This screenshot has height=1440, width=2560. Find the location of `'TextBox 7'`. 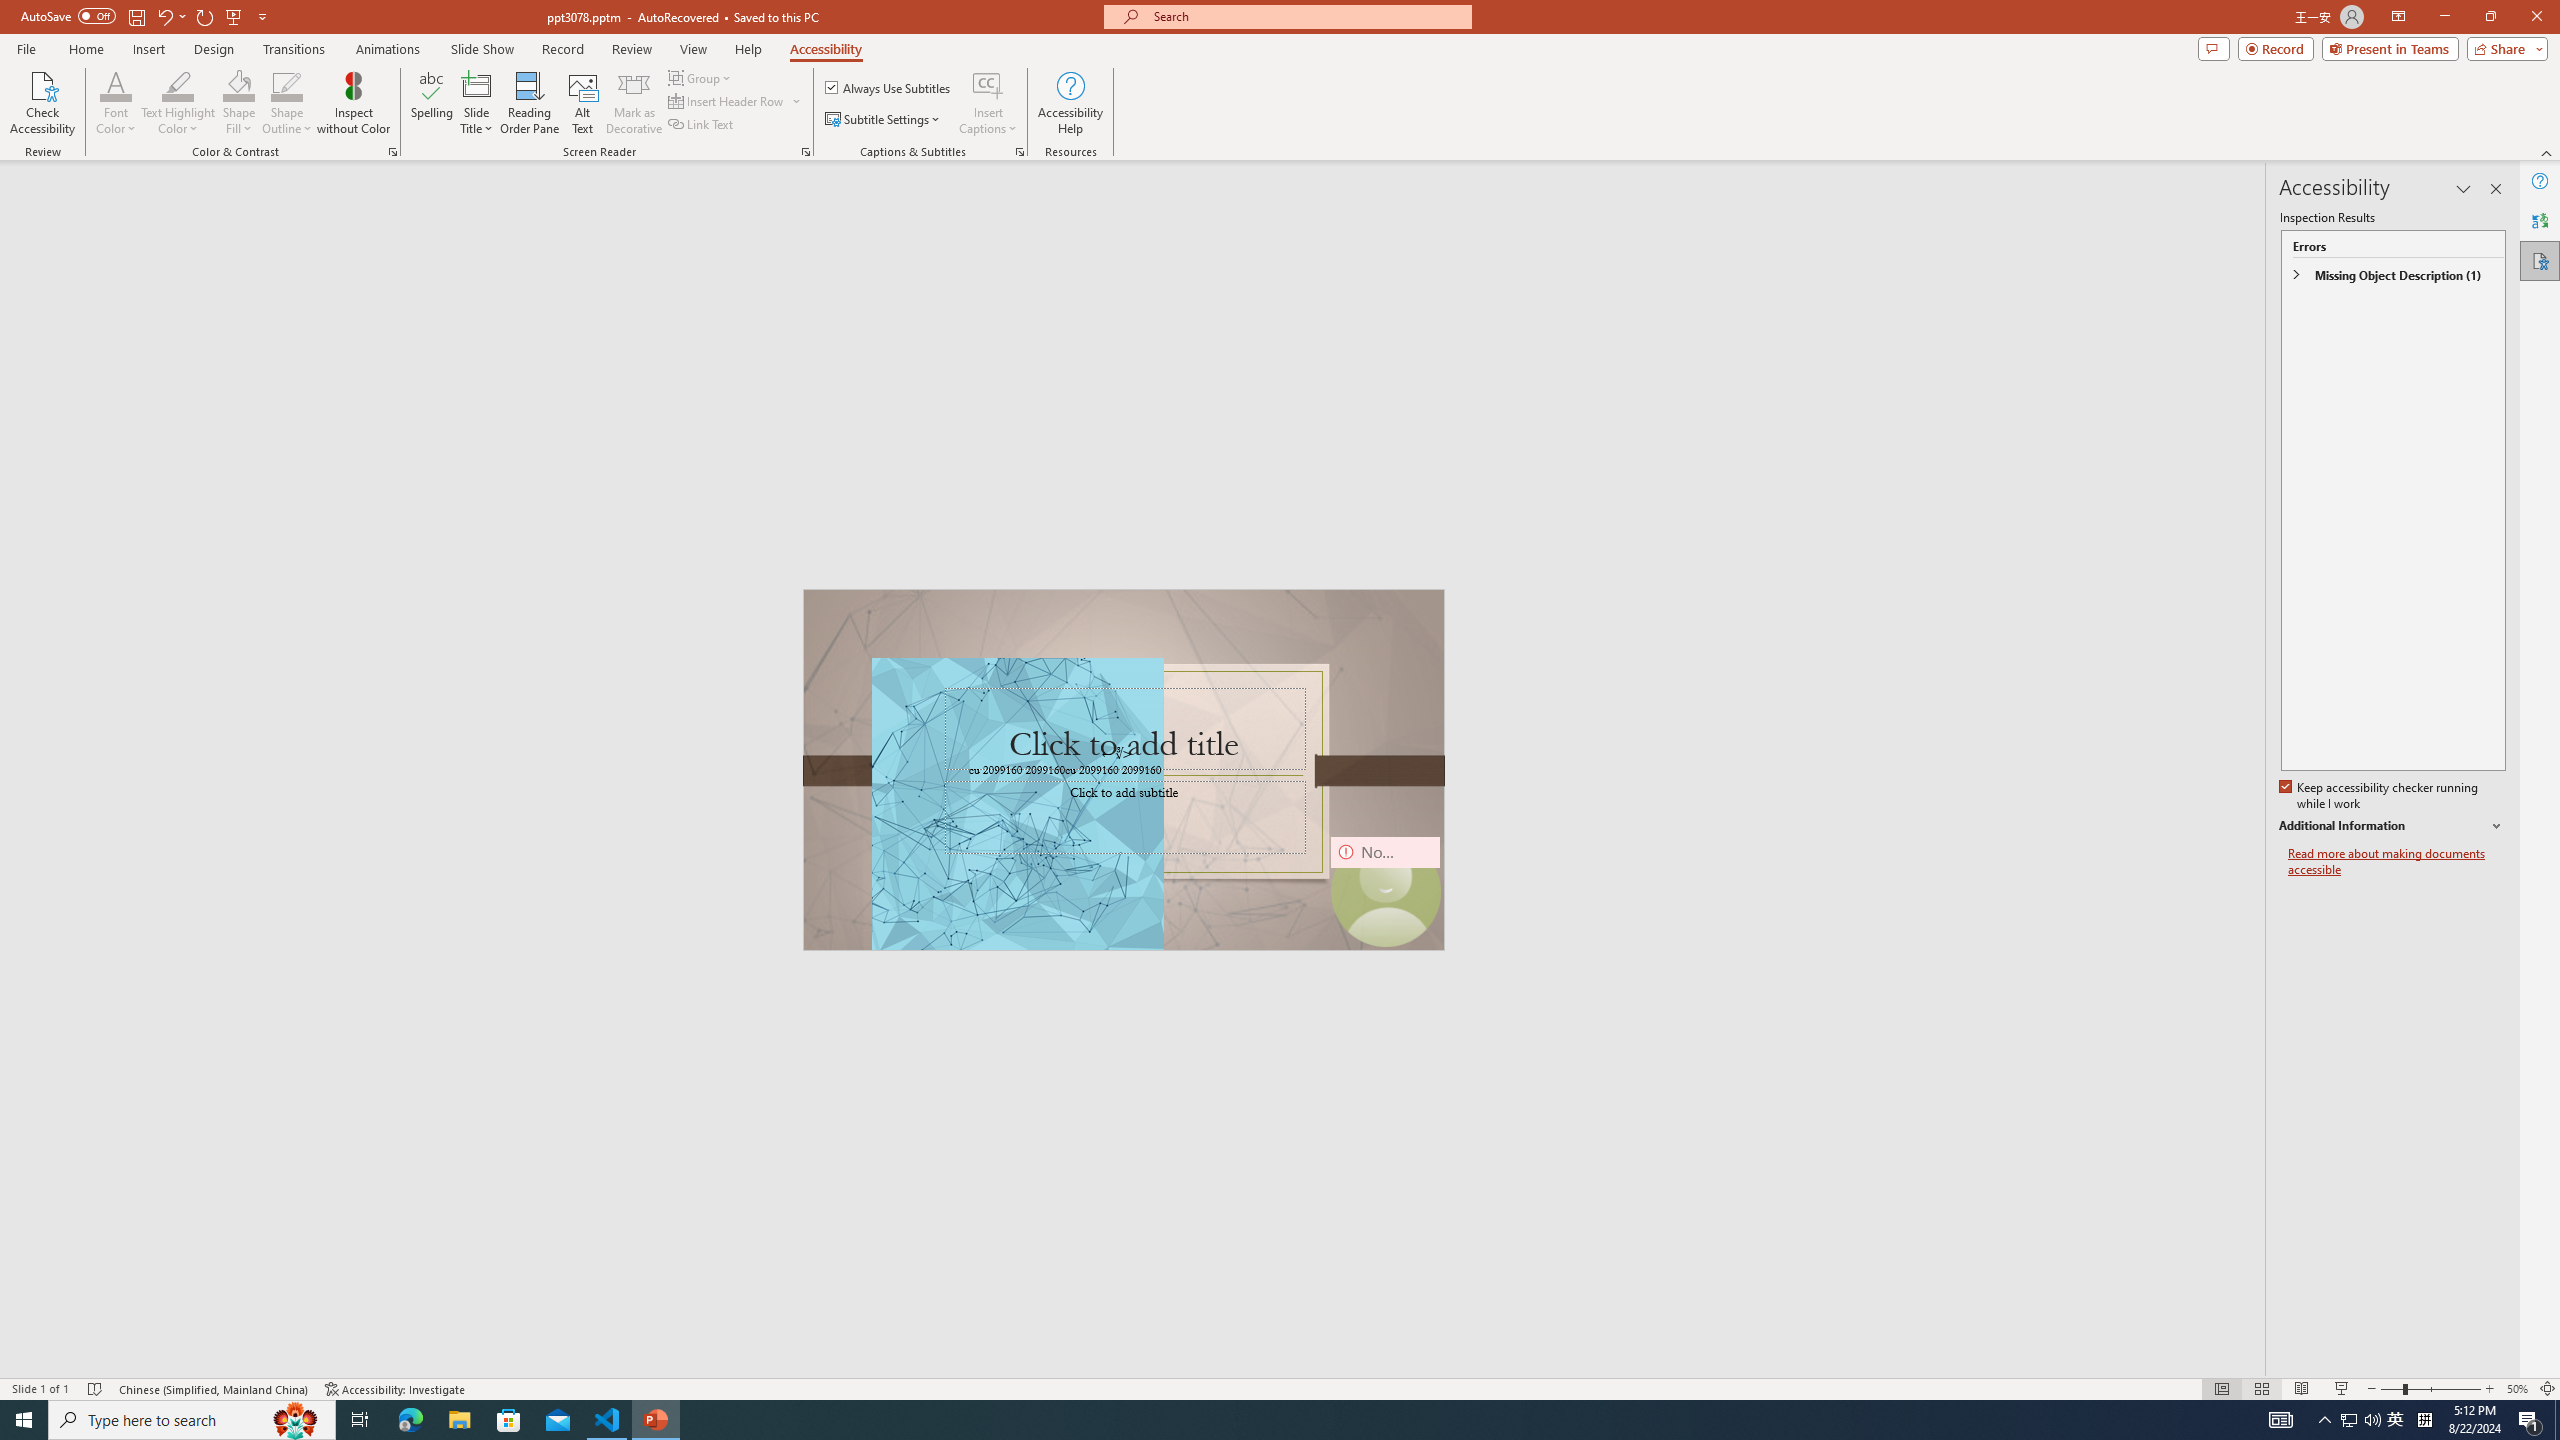

'TextBox 7' is located at coordinates (1116, 754).